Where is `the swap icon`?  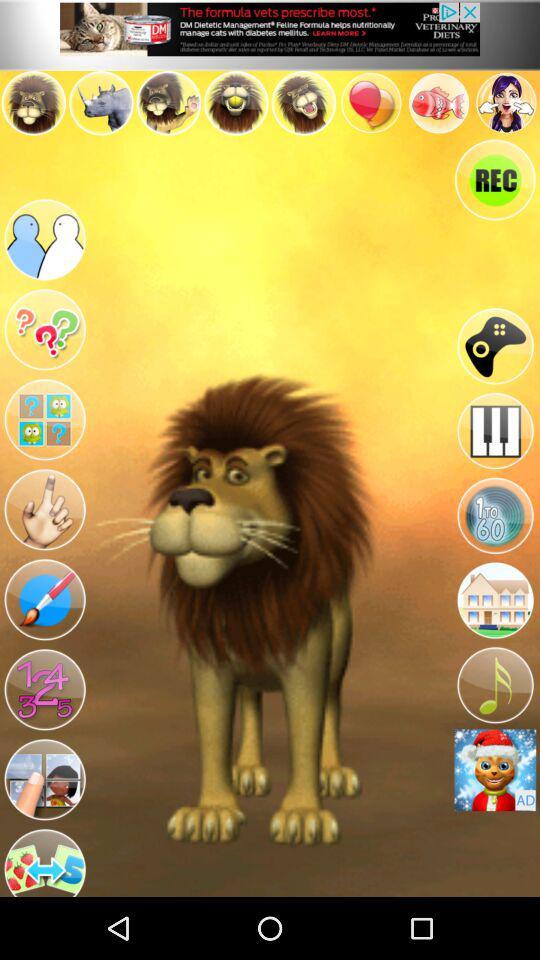 the swap icon is located at coordinates (44, 921).